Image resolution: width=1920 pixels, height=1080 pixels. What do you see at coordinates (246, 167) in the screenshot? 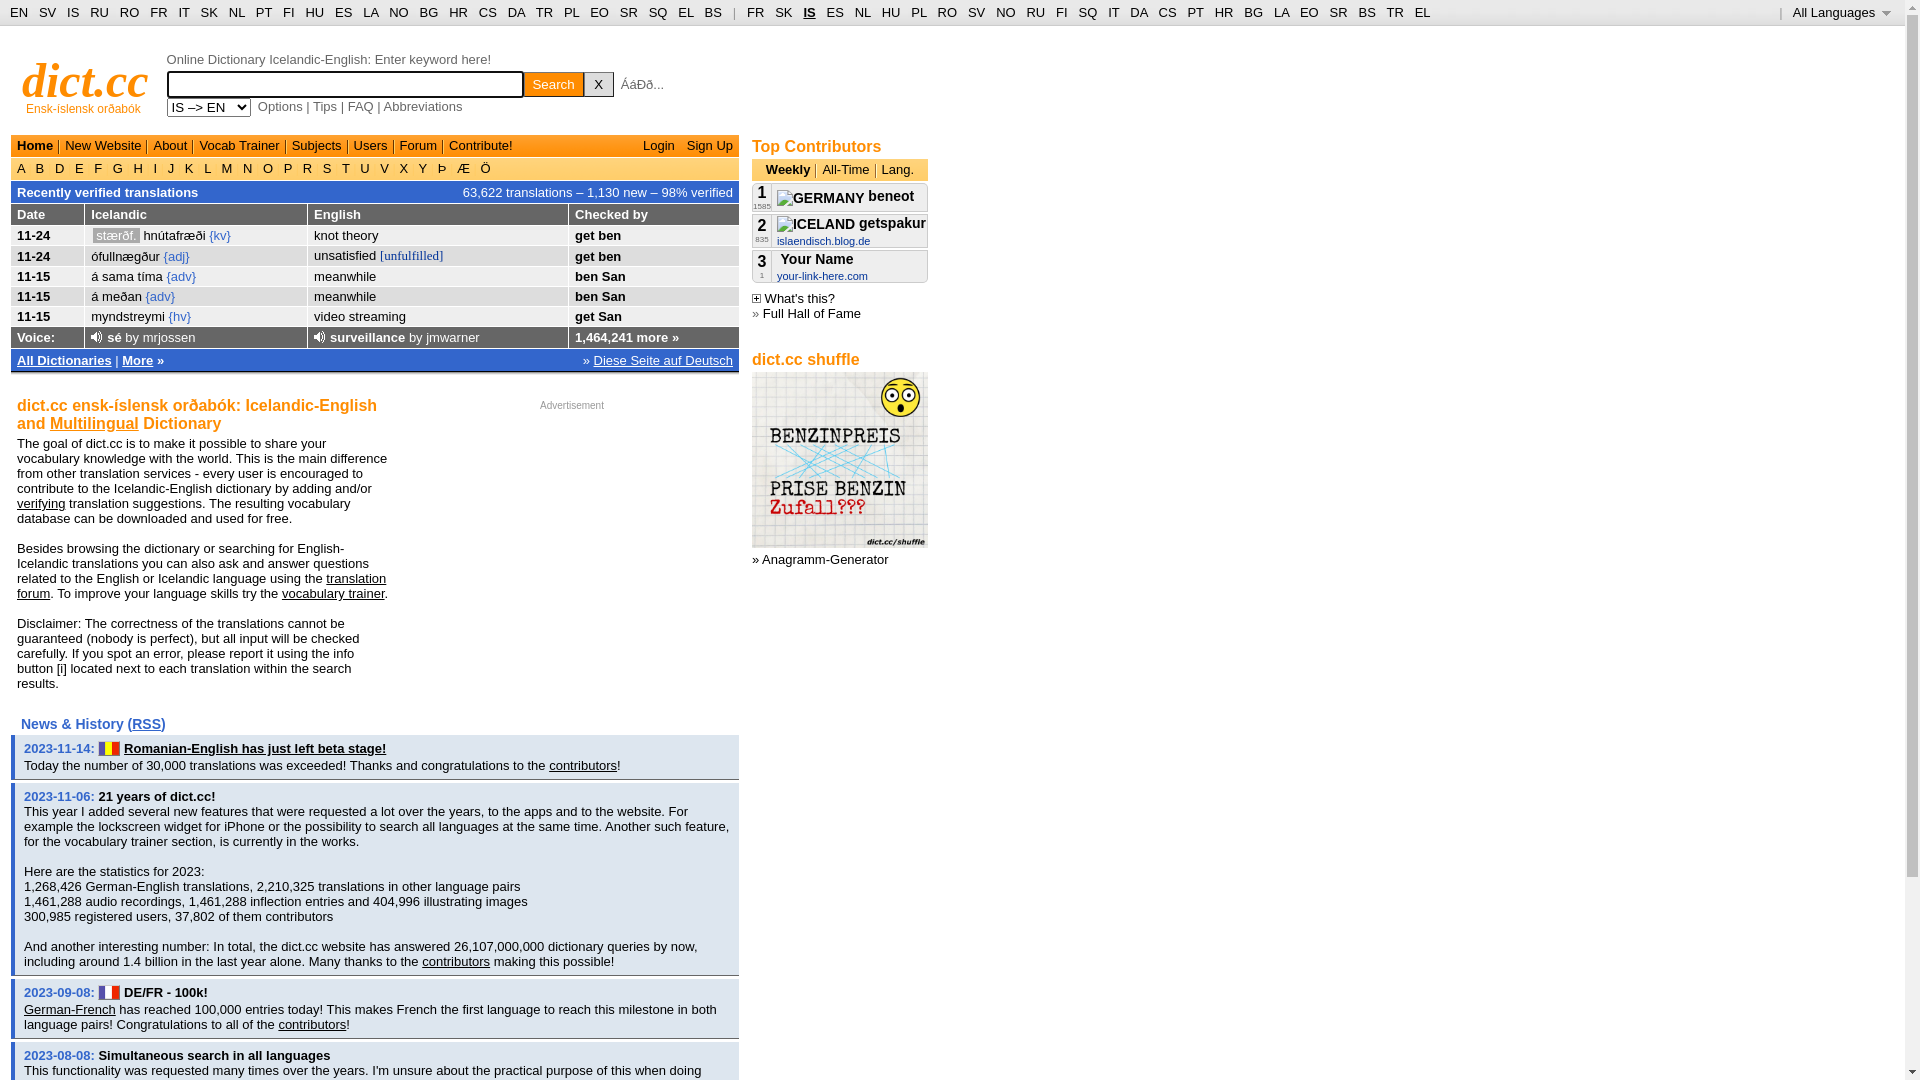
I see `'N'` at bounding box center [246, 167].